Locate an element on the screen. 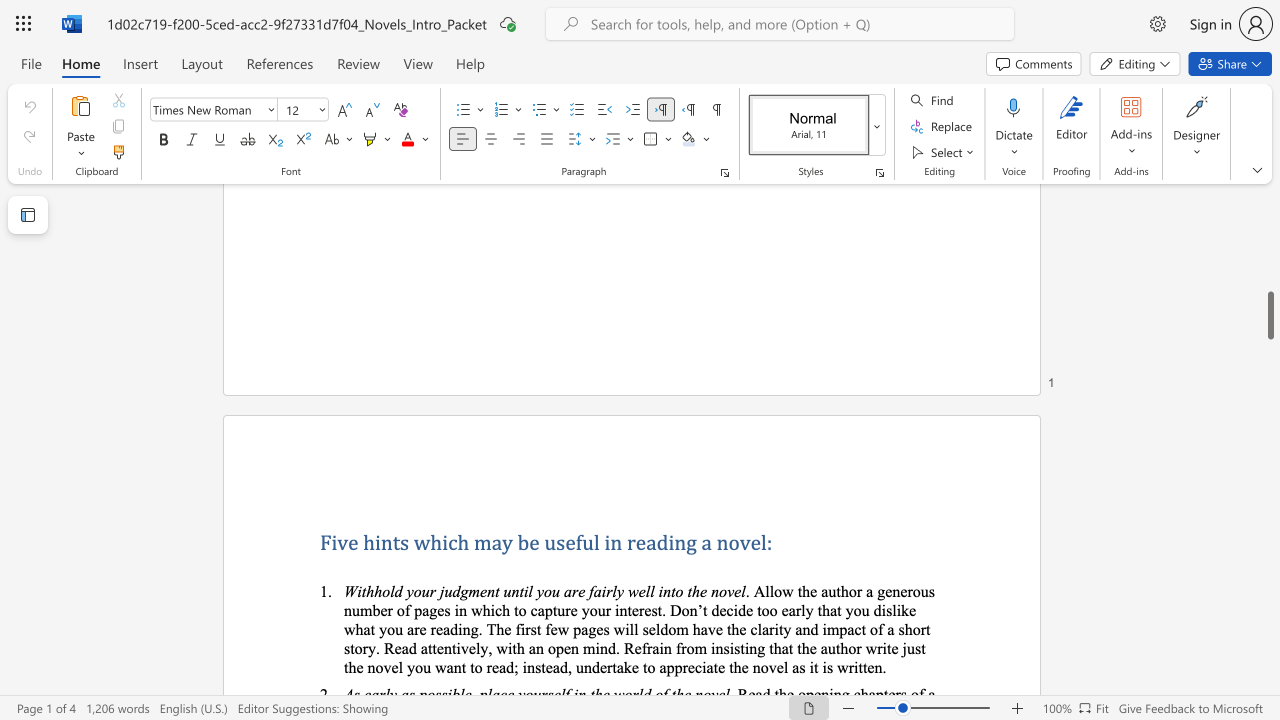  the side scrollbar to bring the page up is located at coordinates (1269, 380).